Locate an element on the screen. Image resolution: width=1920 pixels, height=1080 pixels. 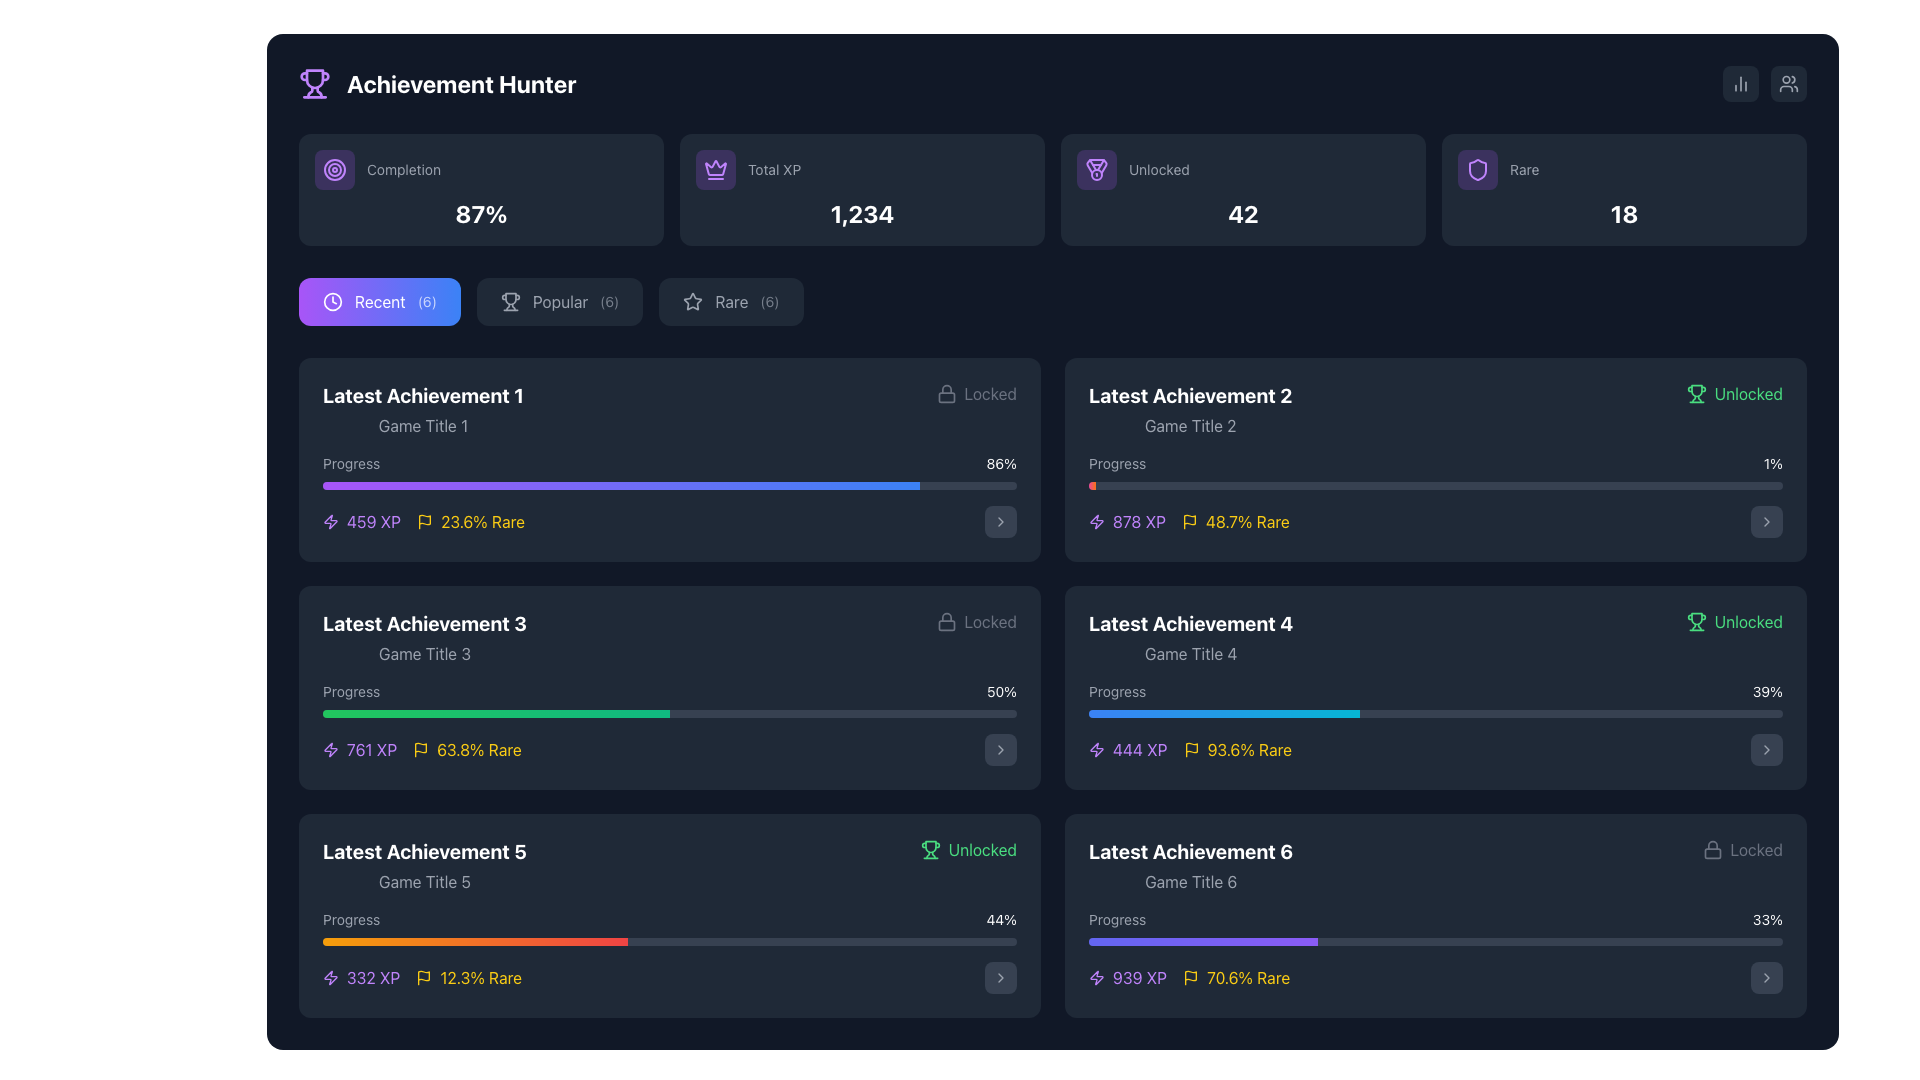
the text label that describes the progress percentage of an achievement, specifically labeled 'Progress', located under the 'Latest Achievement 3' block is located at coordinates (351, 690).